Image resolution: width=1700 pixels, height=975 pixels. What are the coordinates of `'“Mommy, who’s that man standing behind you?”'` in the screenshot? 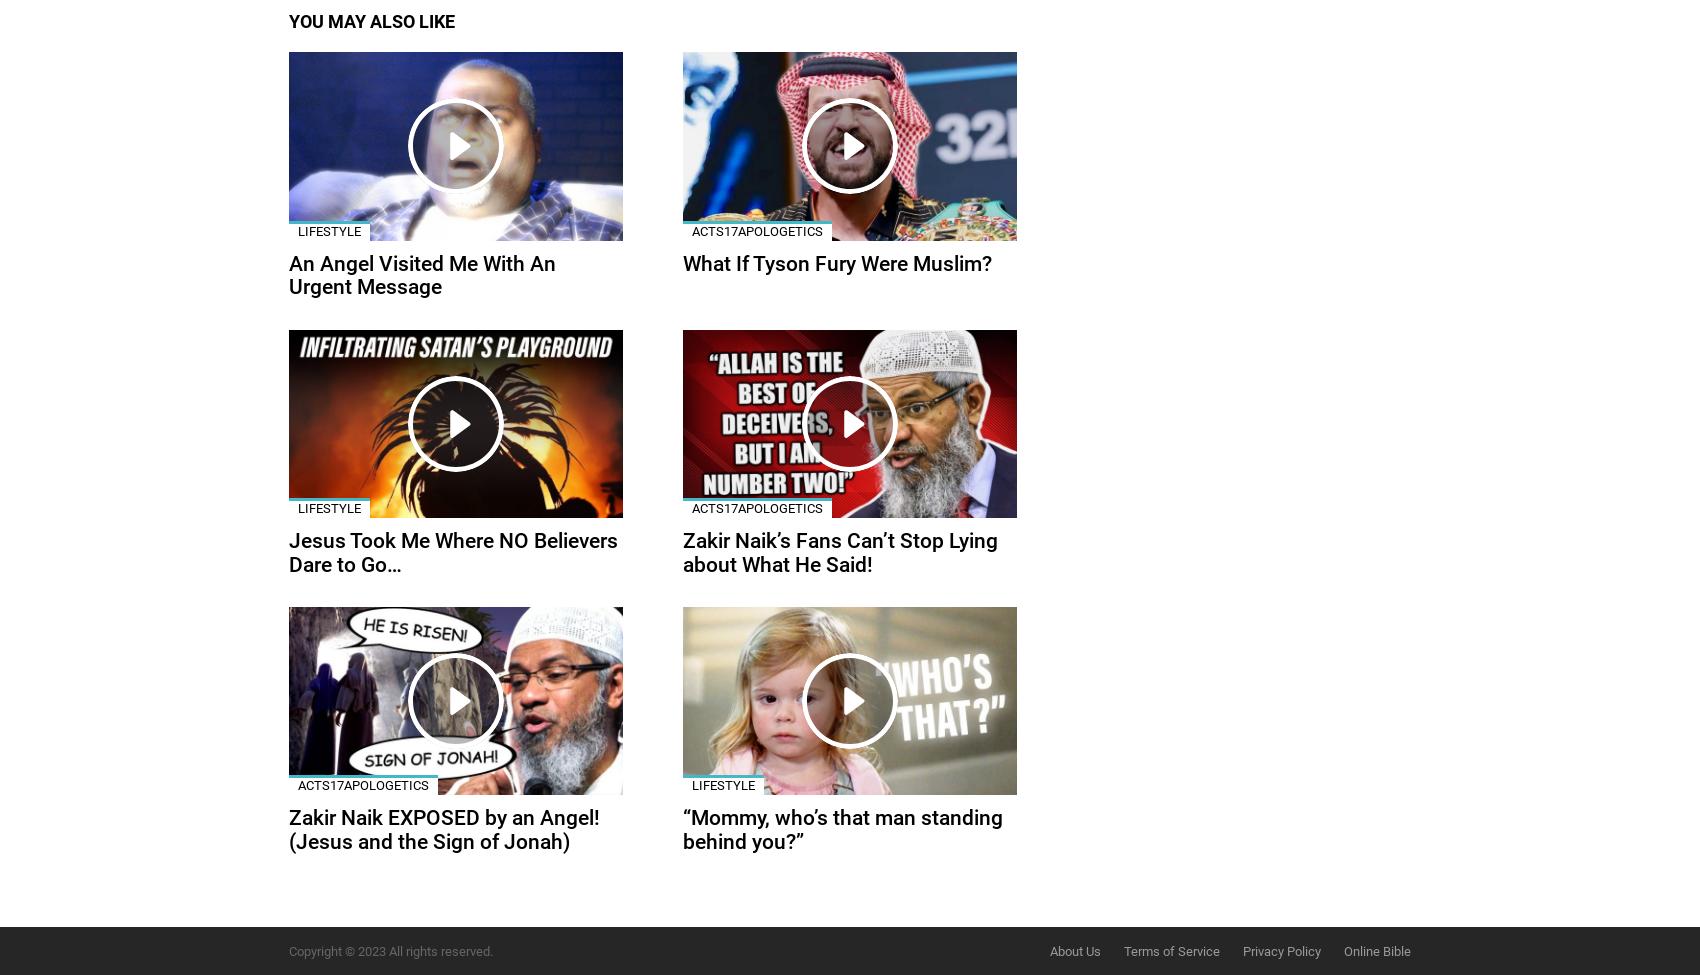 It's located at (842, 829).